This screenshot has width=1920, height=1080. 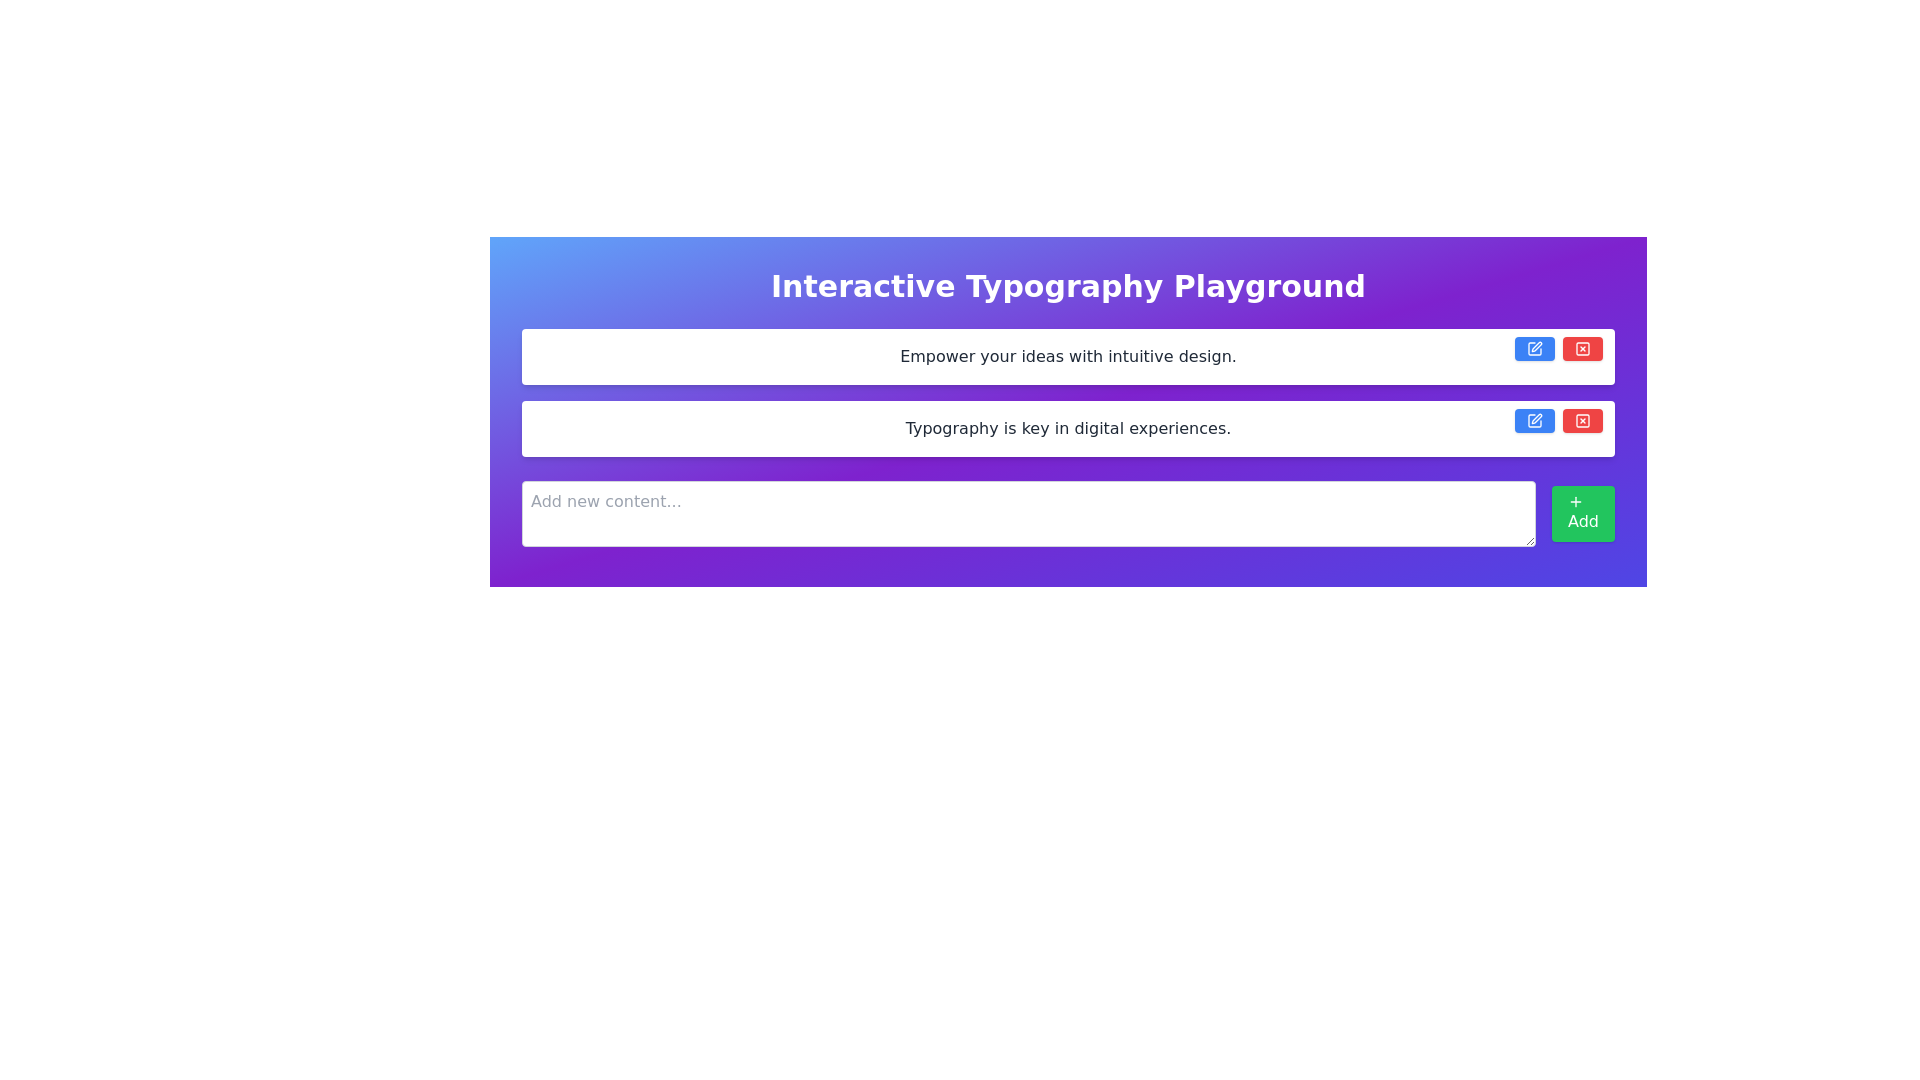 I want to click on the delete button located on the top-right corner of the second text input box, so click(x=1582, y=419).